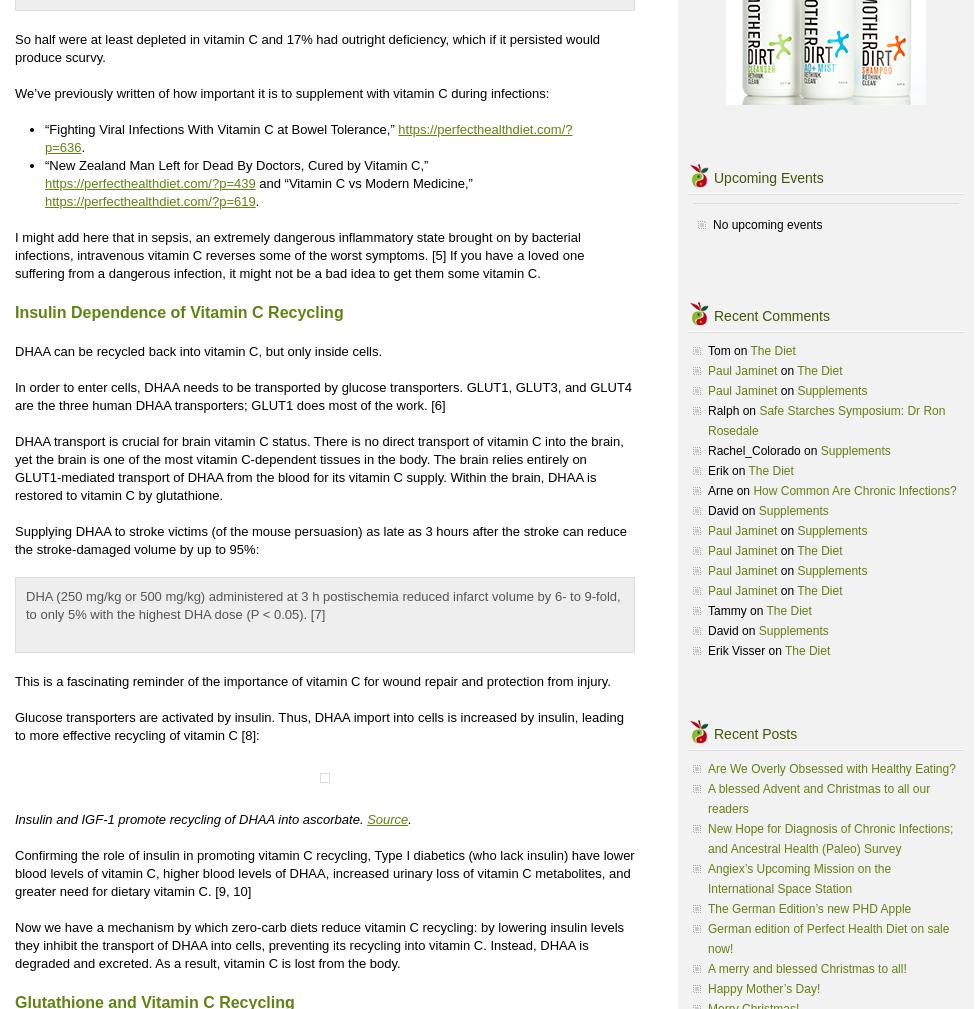 The height and width of the screenshot is (1009, 980). I want to click on 'and “Vitamin C vs Modern Medicine,”', so click(254, 182).